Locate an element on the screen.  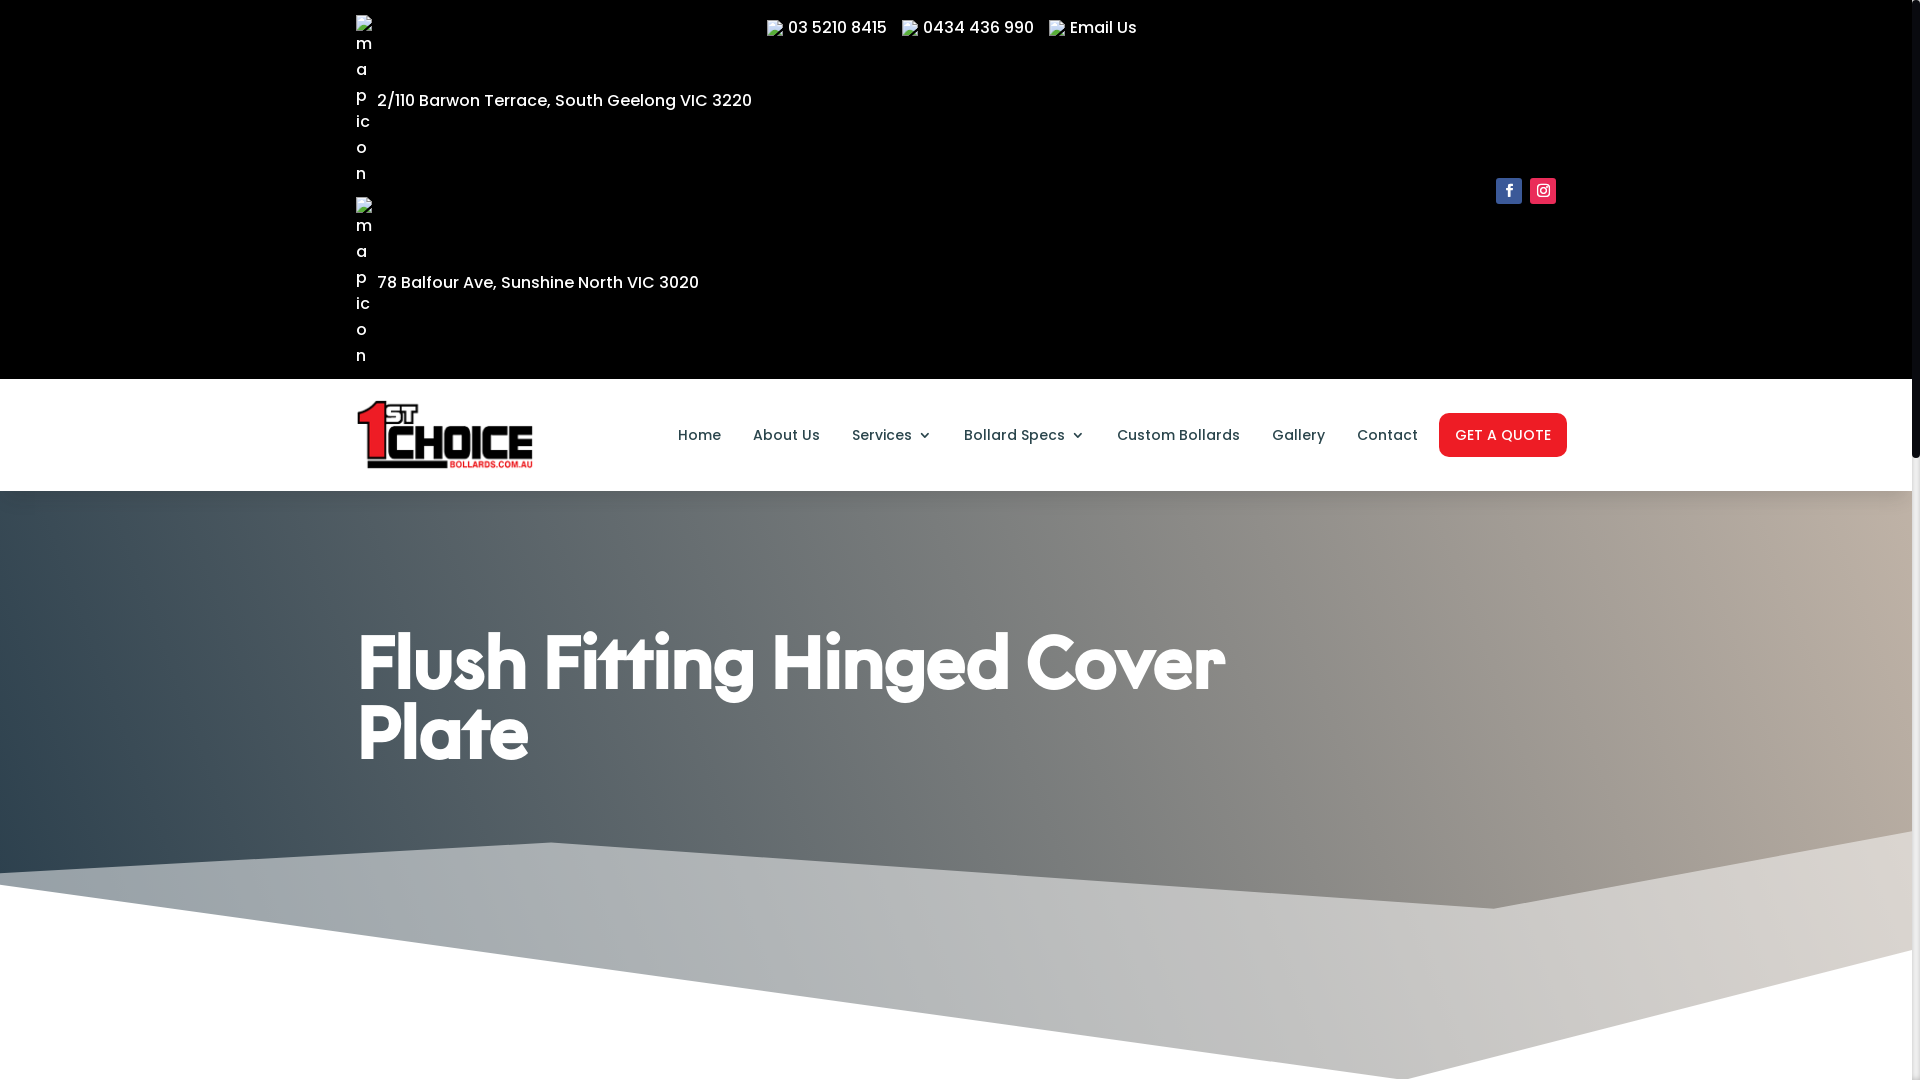
'78 Balfour Ave, Sunshine North VIC 3020' is located at coordinates (527, 282).